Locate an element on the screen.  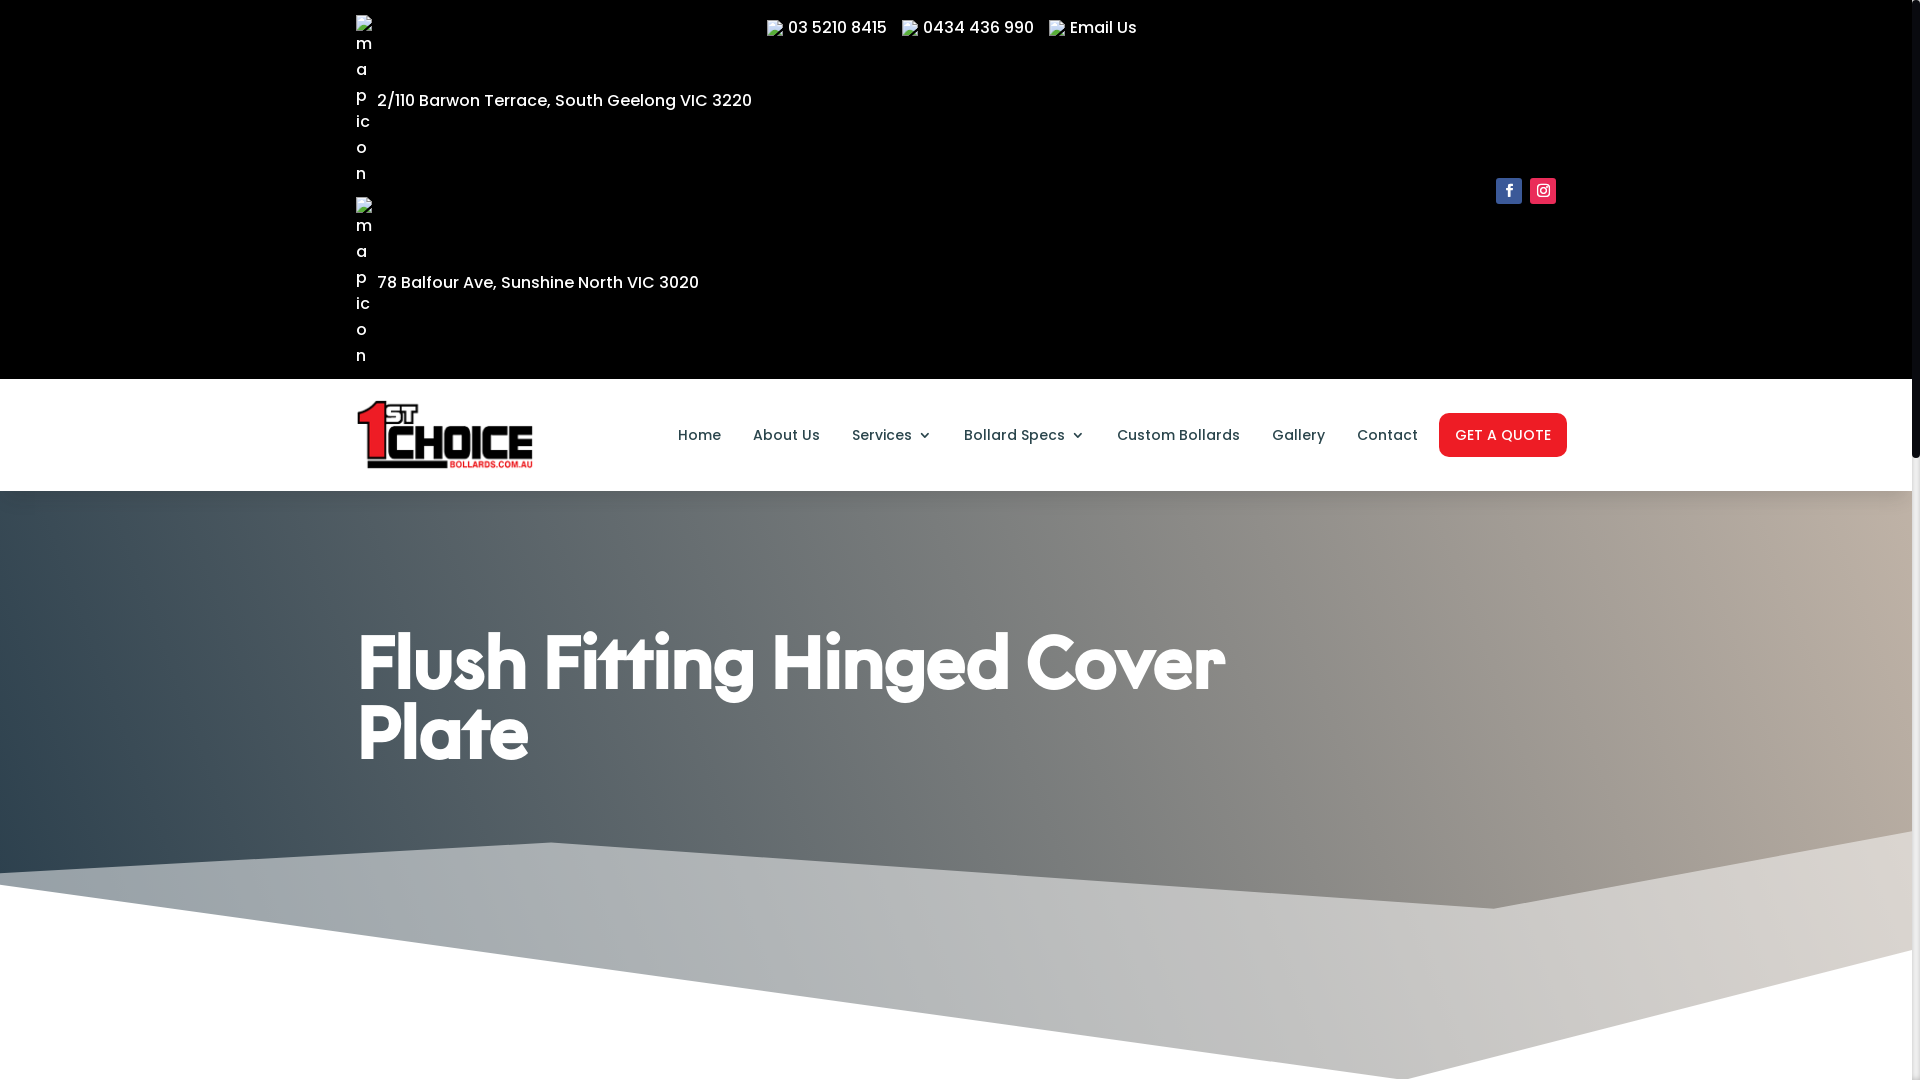
'78 Balfour Ave, Sunshine North VIC 3020' is located at coordinates (527, 282).